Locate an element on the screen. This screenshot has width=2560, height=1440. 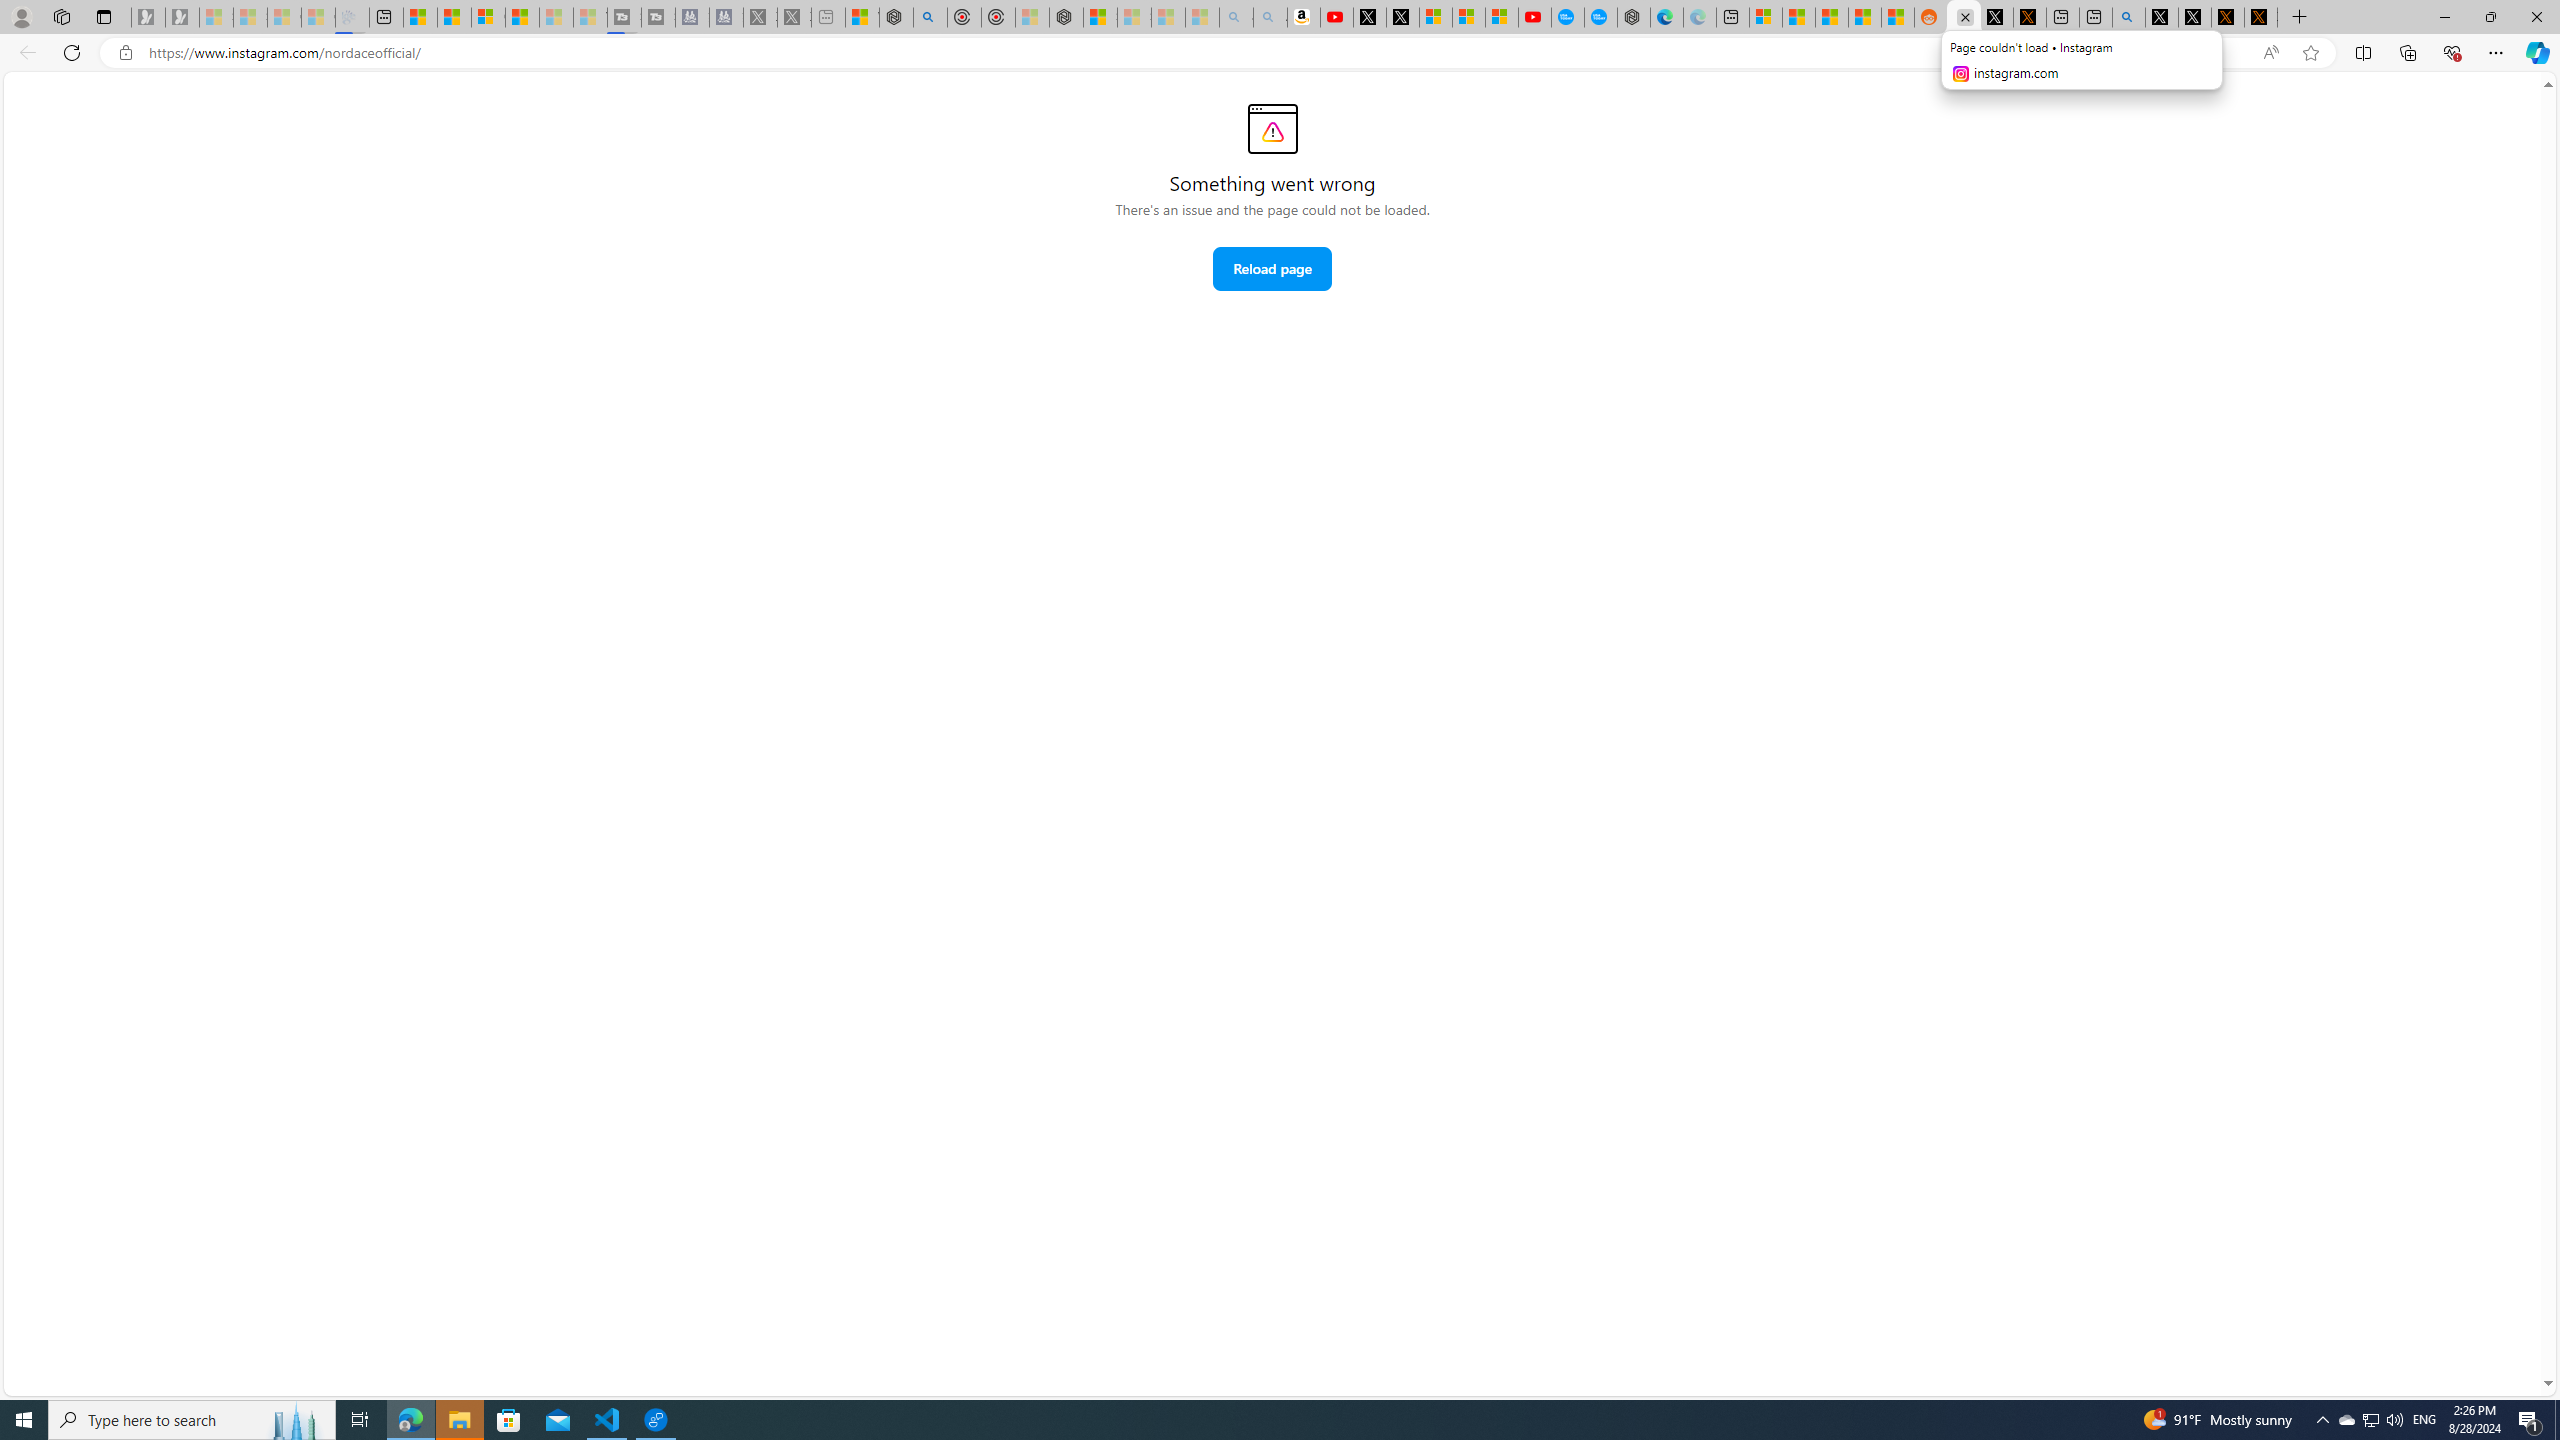
'Nordace - Nordace Siena Is Not An Ordinary Backpack' is located at coordinates (1067, 16).